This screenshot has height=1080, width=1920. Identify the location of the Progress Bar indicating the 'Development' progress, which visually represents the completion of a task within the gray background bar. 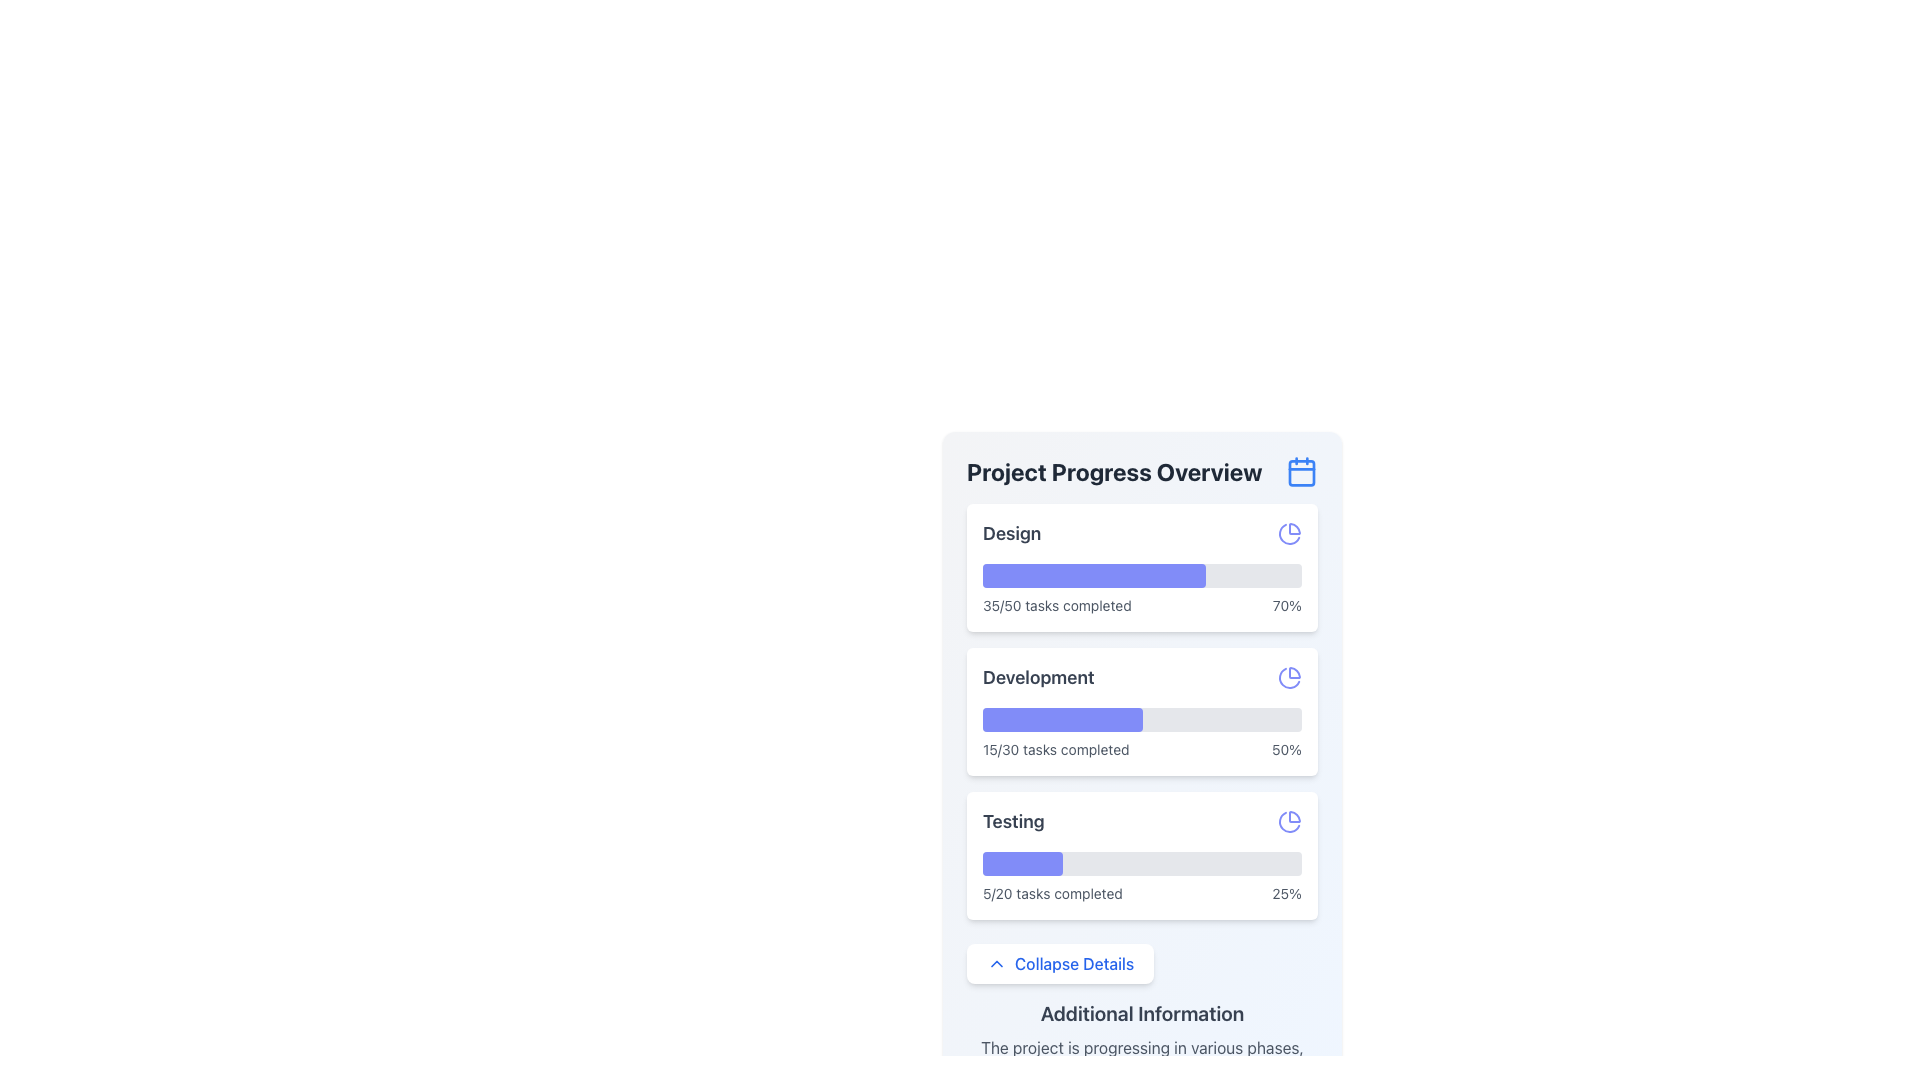
(1061, 720).